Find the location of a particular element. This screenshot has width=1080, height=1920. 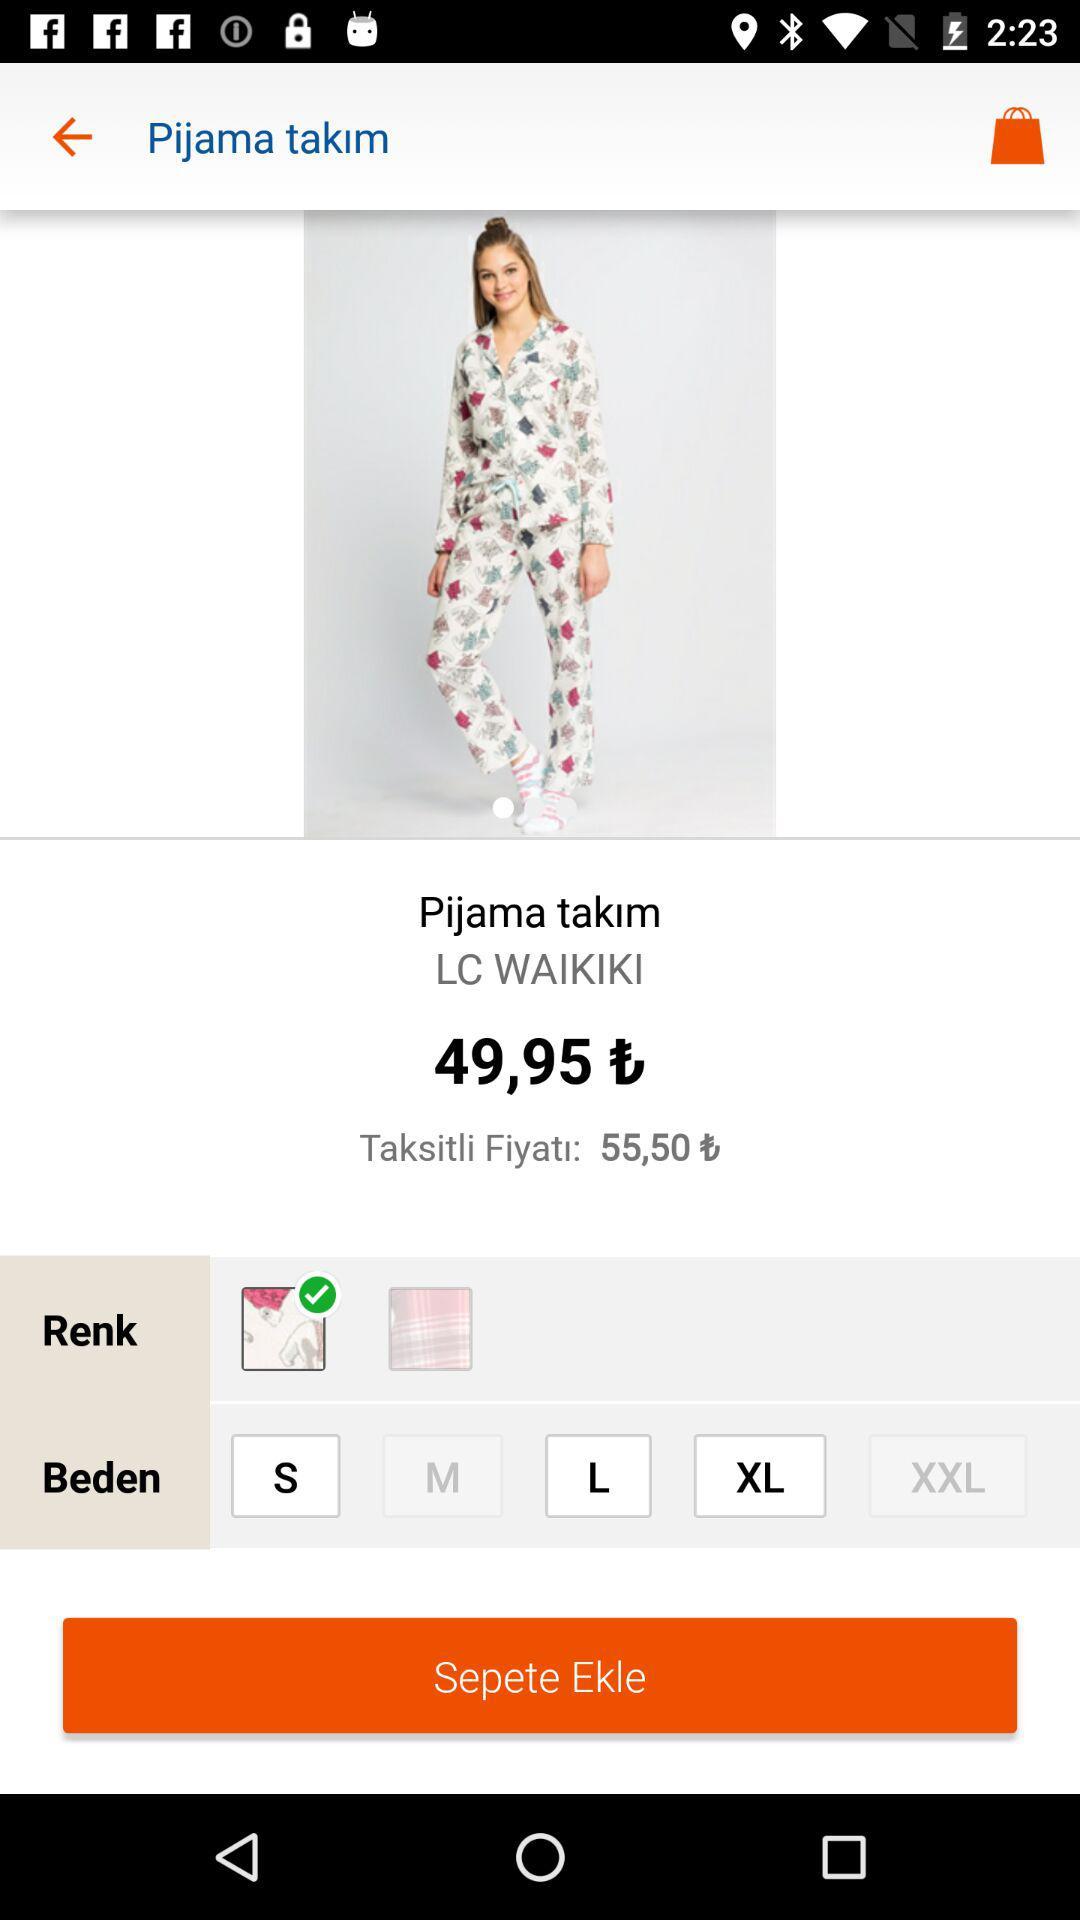

item next to l is located at coordinates (441, 1475).